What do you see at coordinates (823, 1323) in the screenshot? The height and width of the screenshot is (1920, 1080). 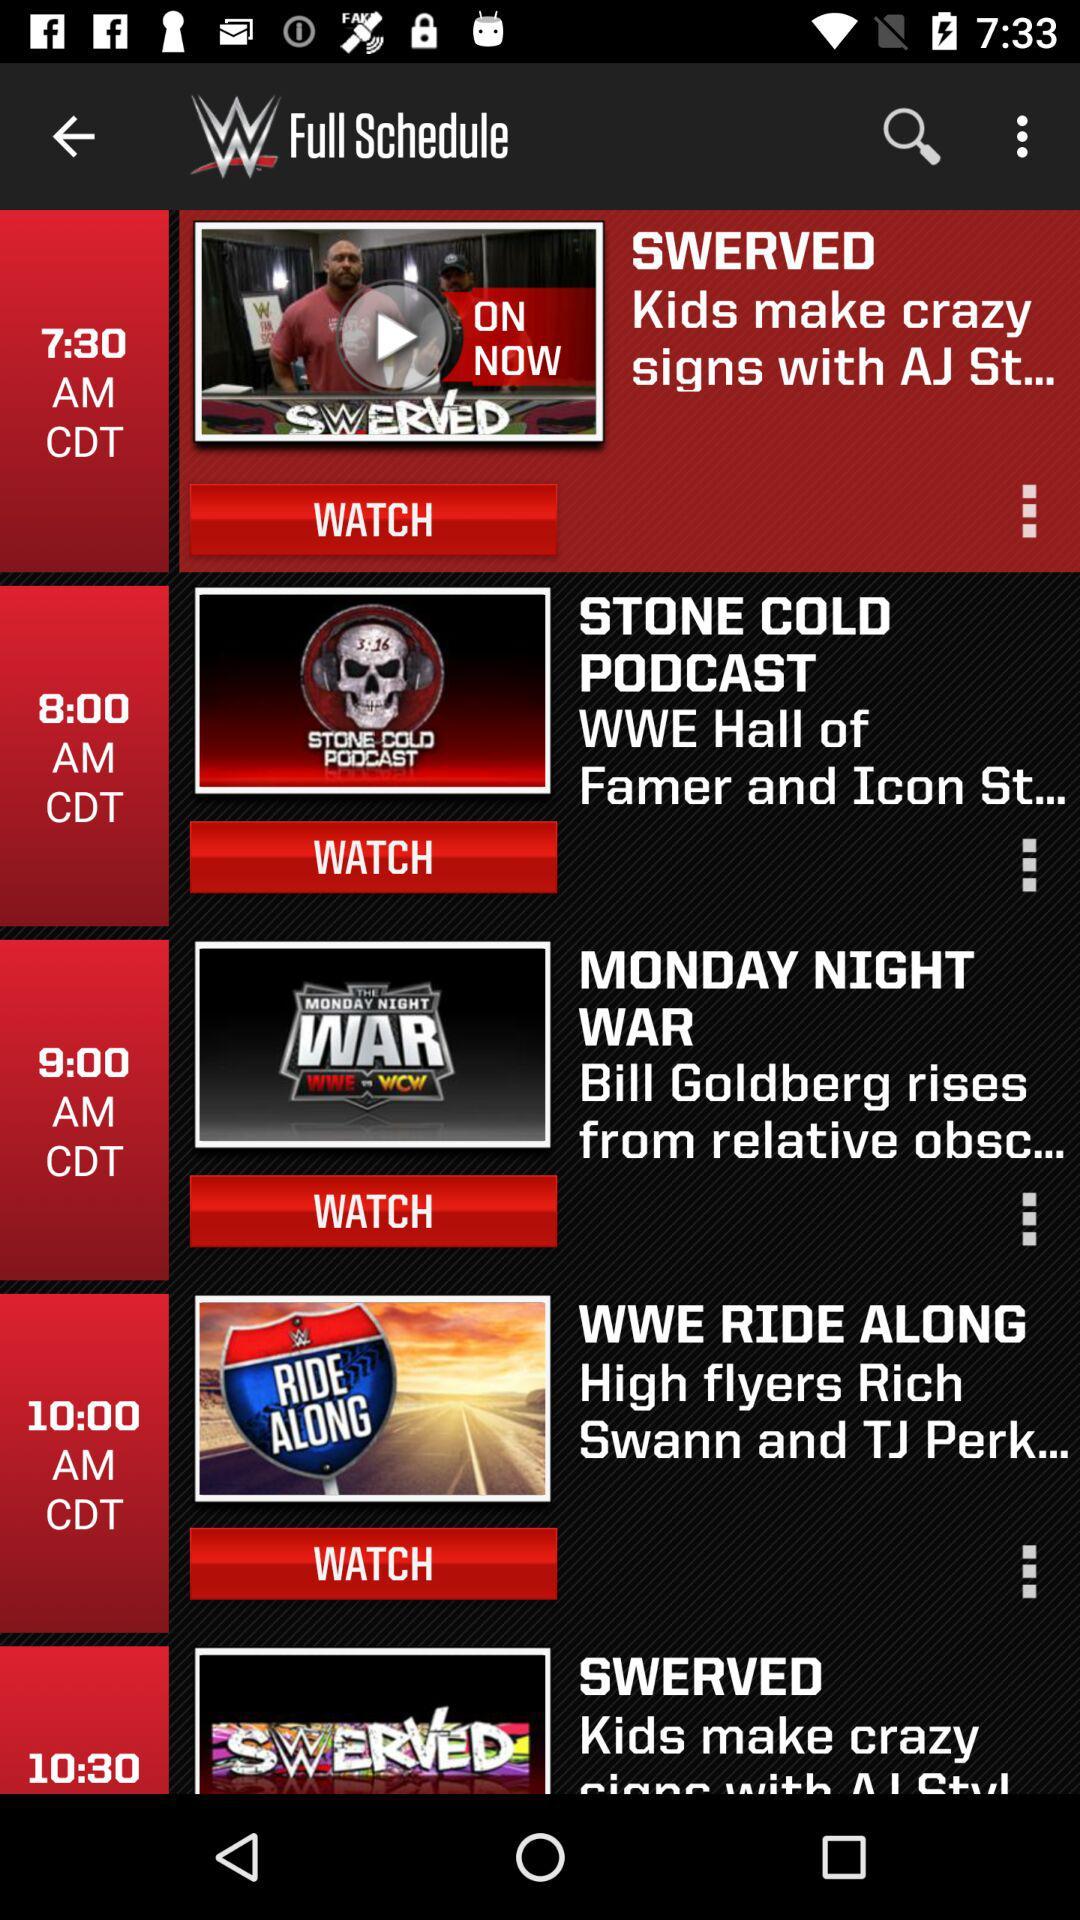 I see `the icon above the high flyers rich` at bounding box center [823, 1323].